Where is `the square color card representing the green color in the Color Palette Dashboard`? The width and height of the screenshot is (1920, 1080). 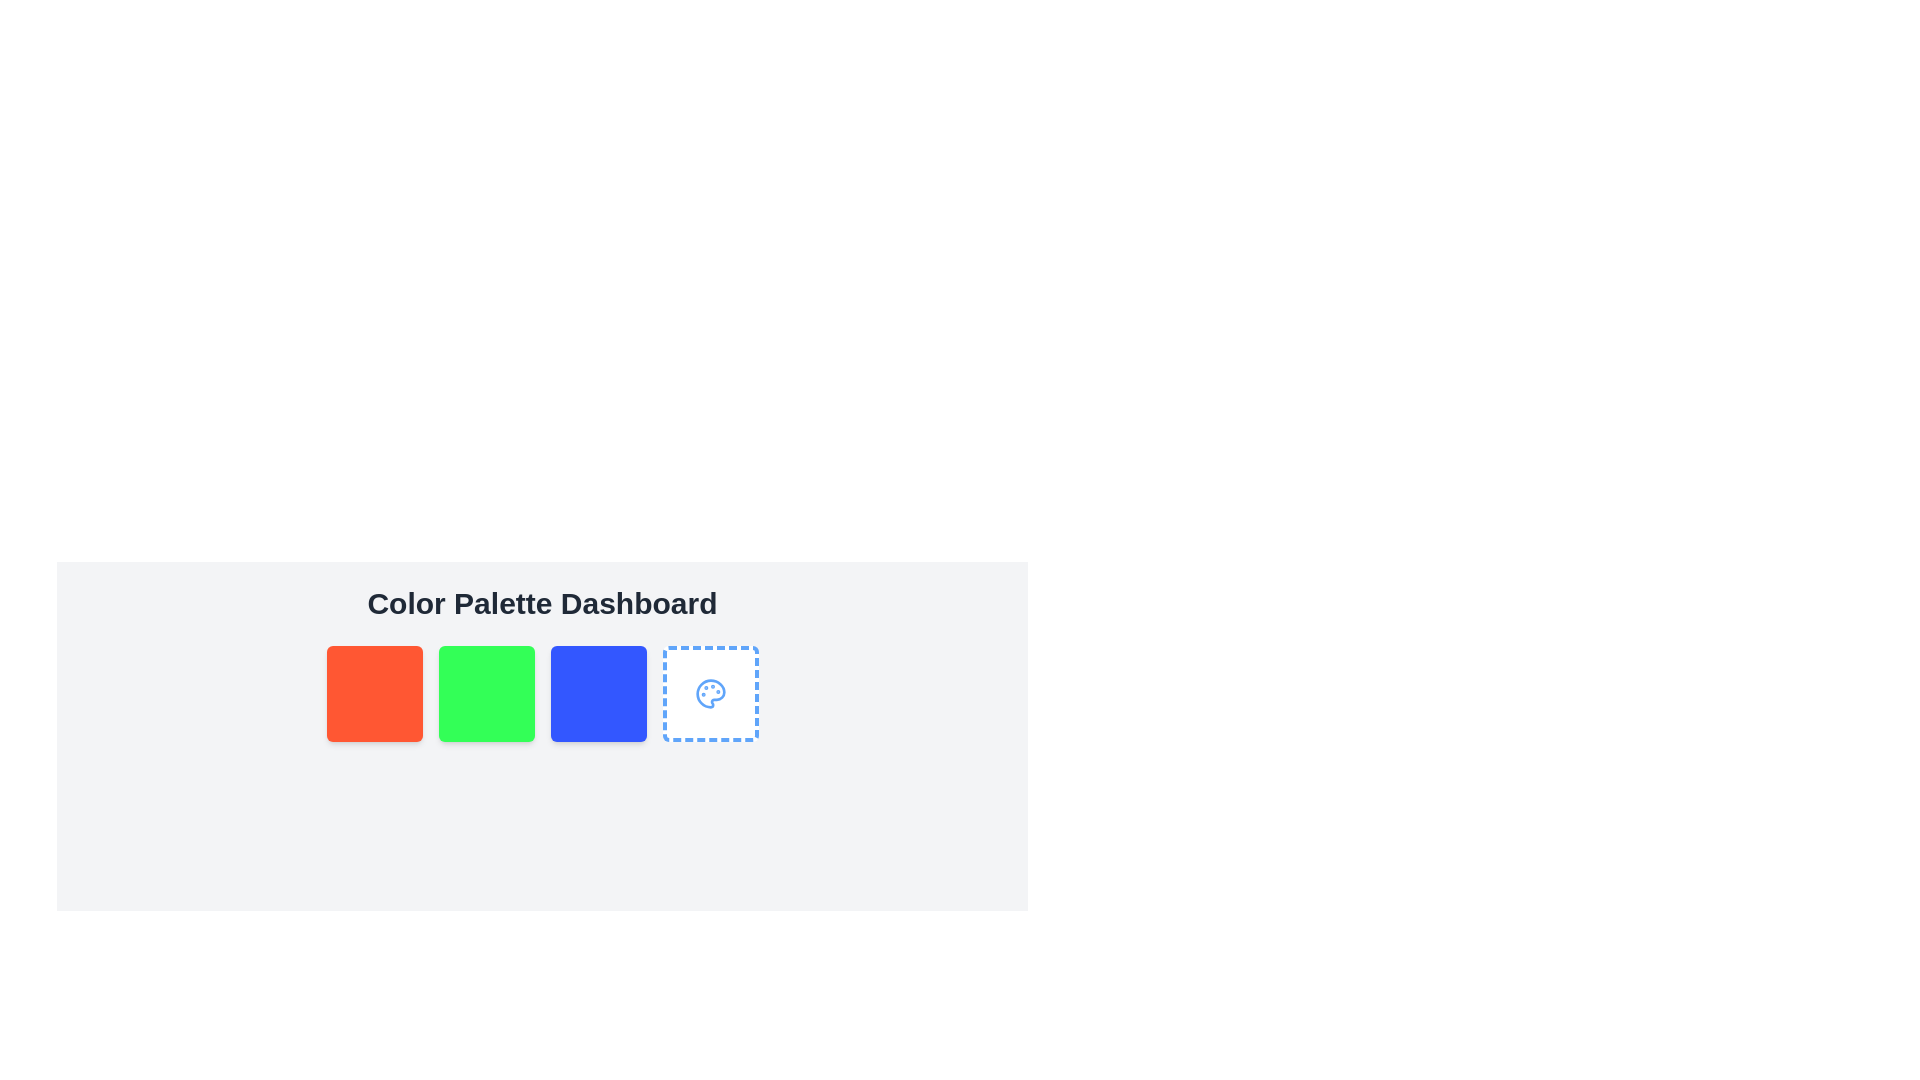
the square color card representing the green color in the Color Palette Dashboard is located at coordinates (486, 693).